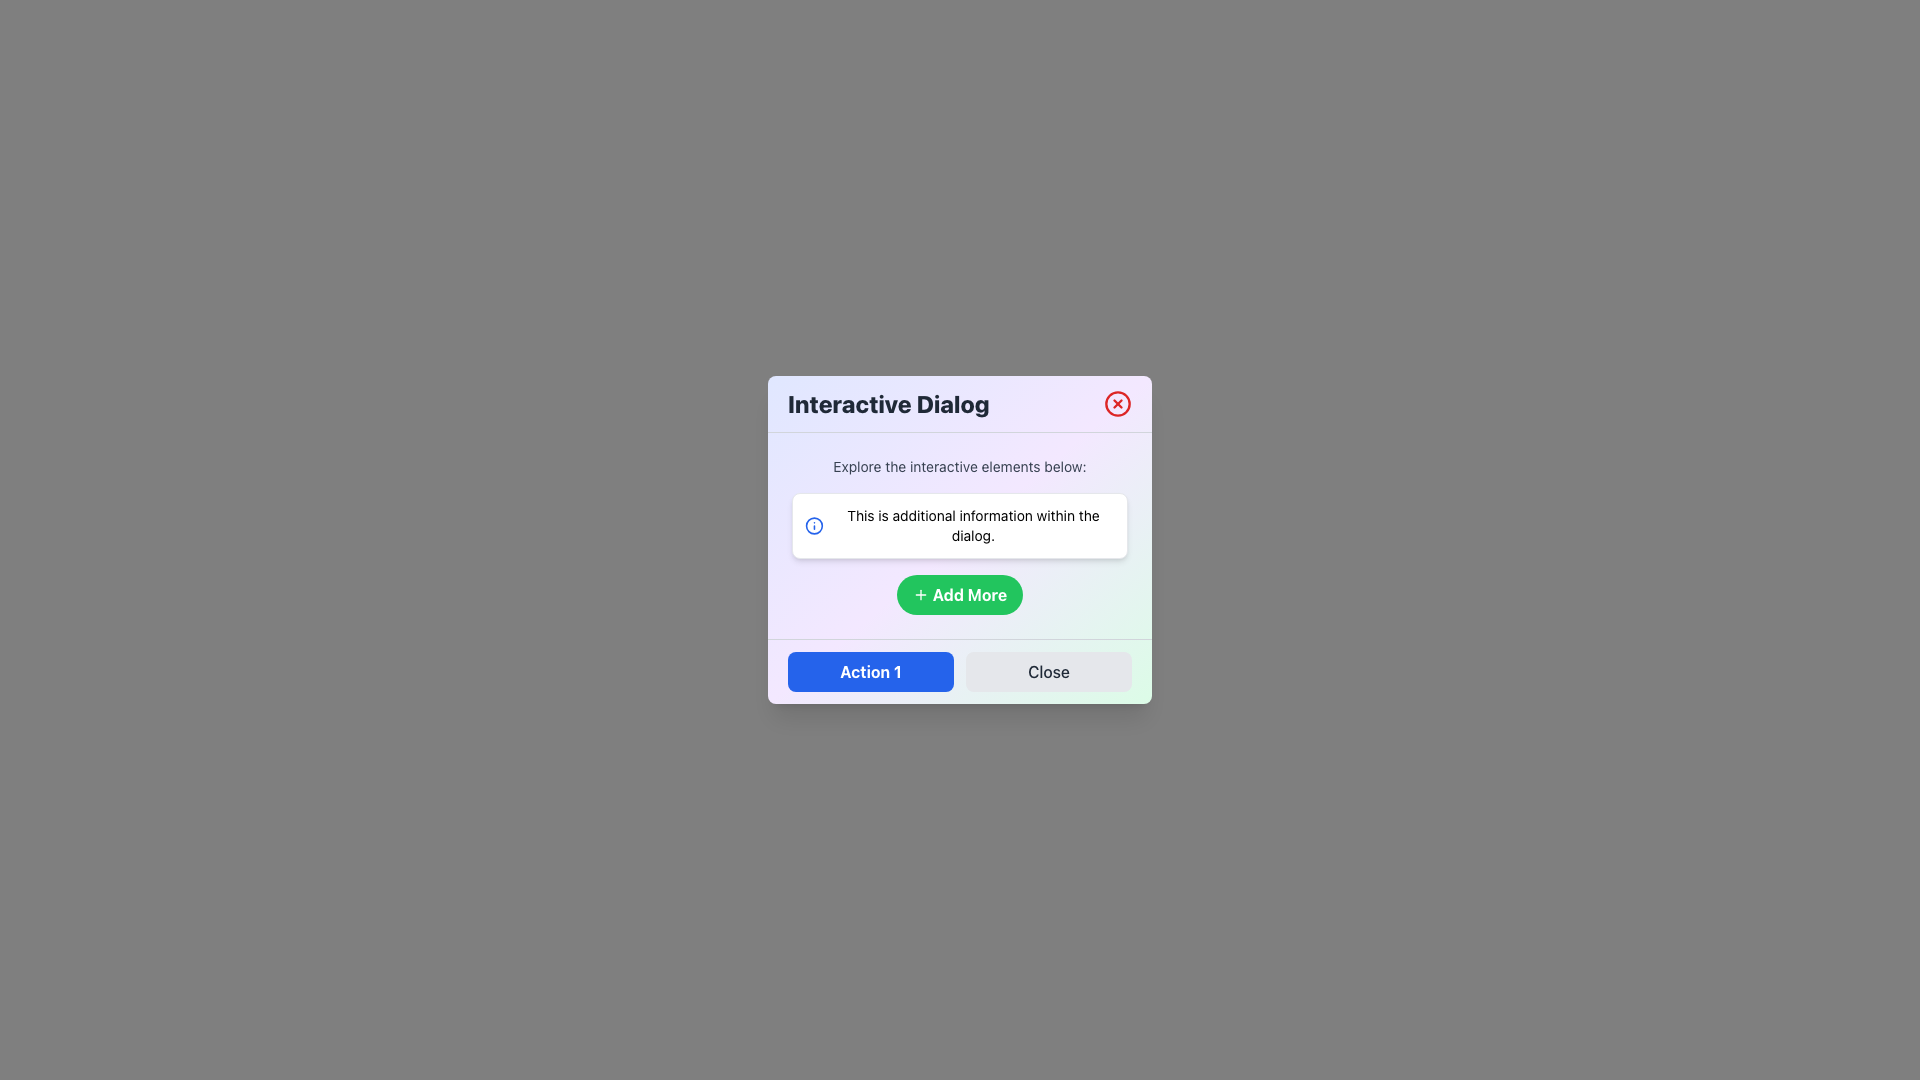  I want to click on the close icon button located in the top-right corner of the dialog header, adjacent to the heading text 'Interactive Dialog', so click(1117, 404).